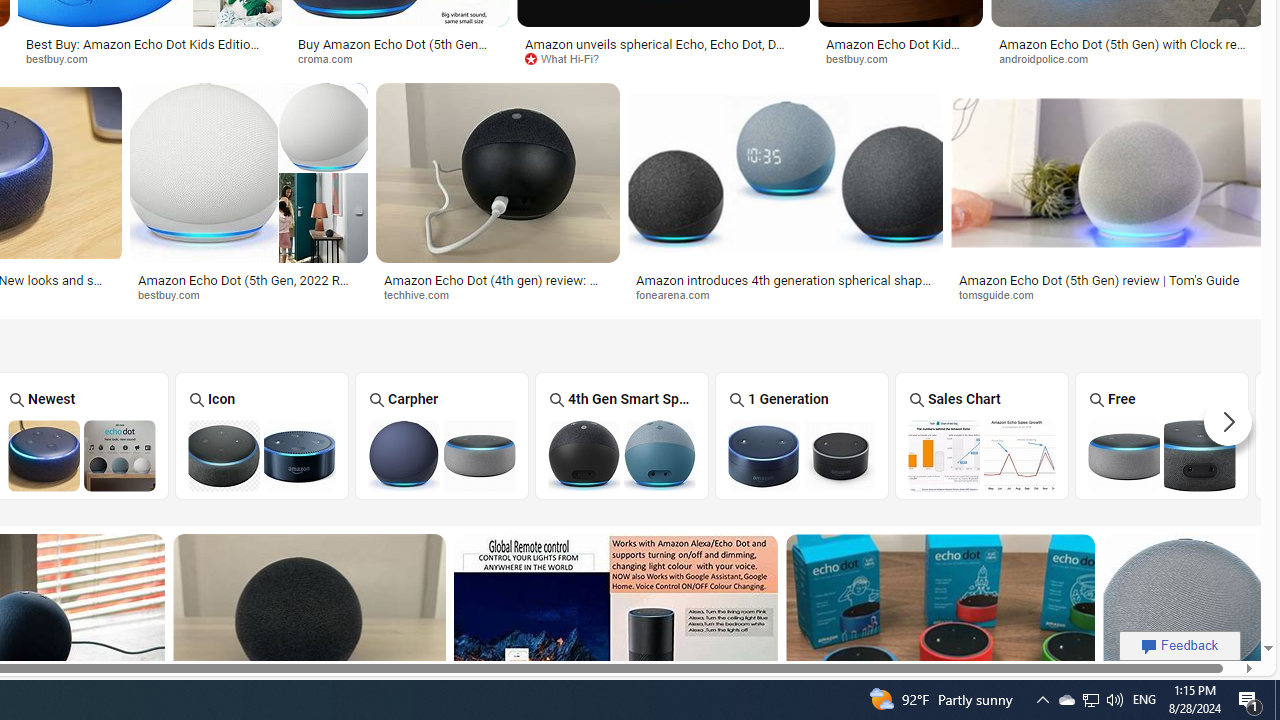  What do you see at coordinates (1184, 623) in the screenshot?
I see `'Image result for Amazon Echo Dot Colors'` at bounding box center [1184, 623].